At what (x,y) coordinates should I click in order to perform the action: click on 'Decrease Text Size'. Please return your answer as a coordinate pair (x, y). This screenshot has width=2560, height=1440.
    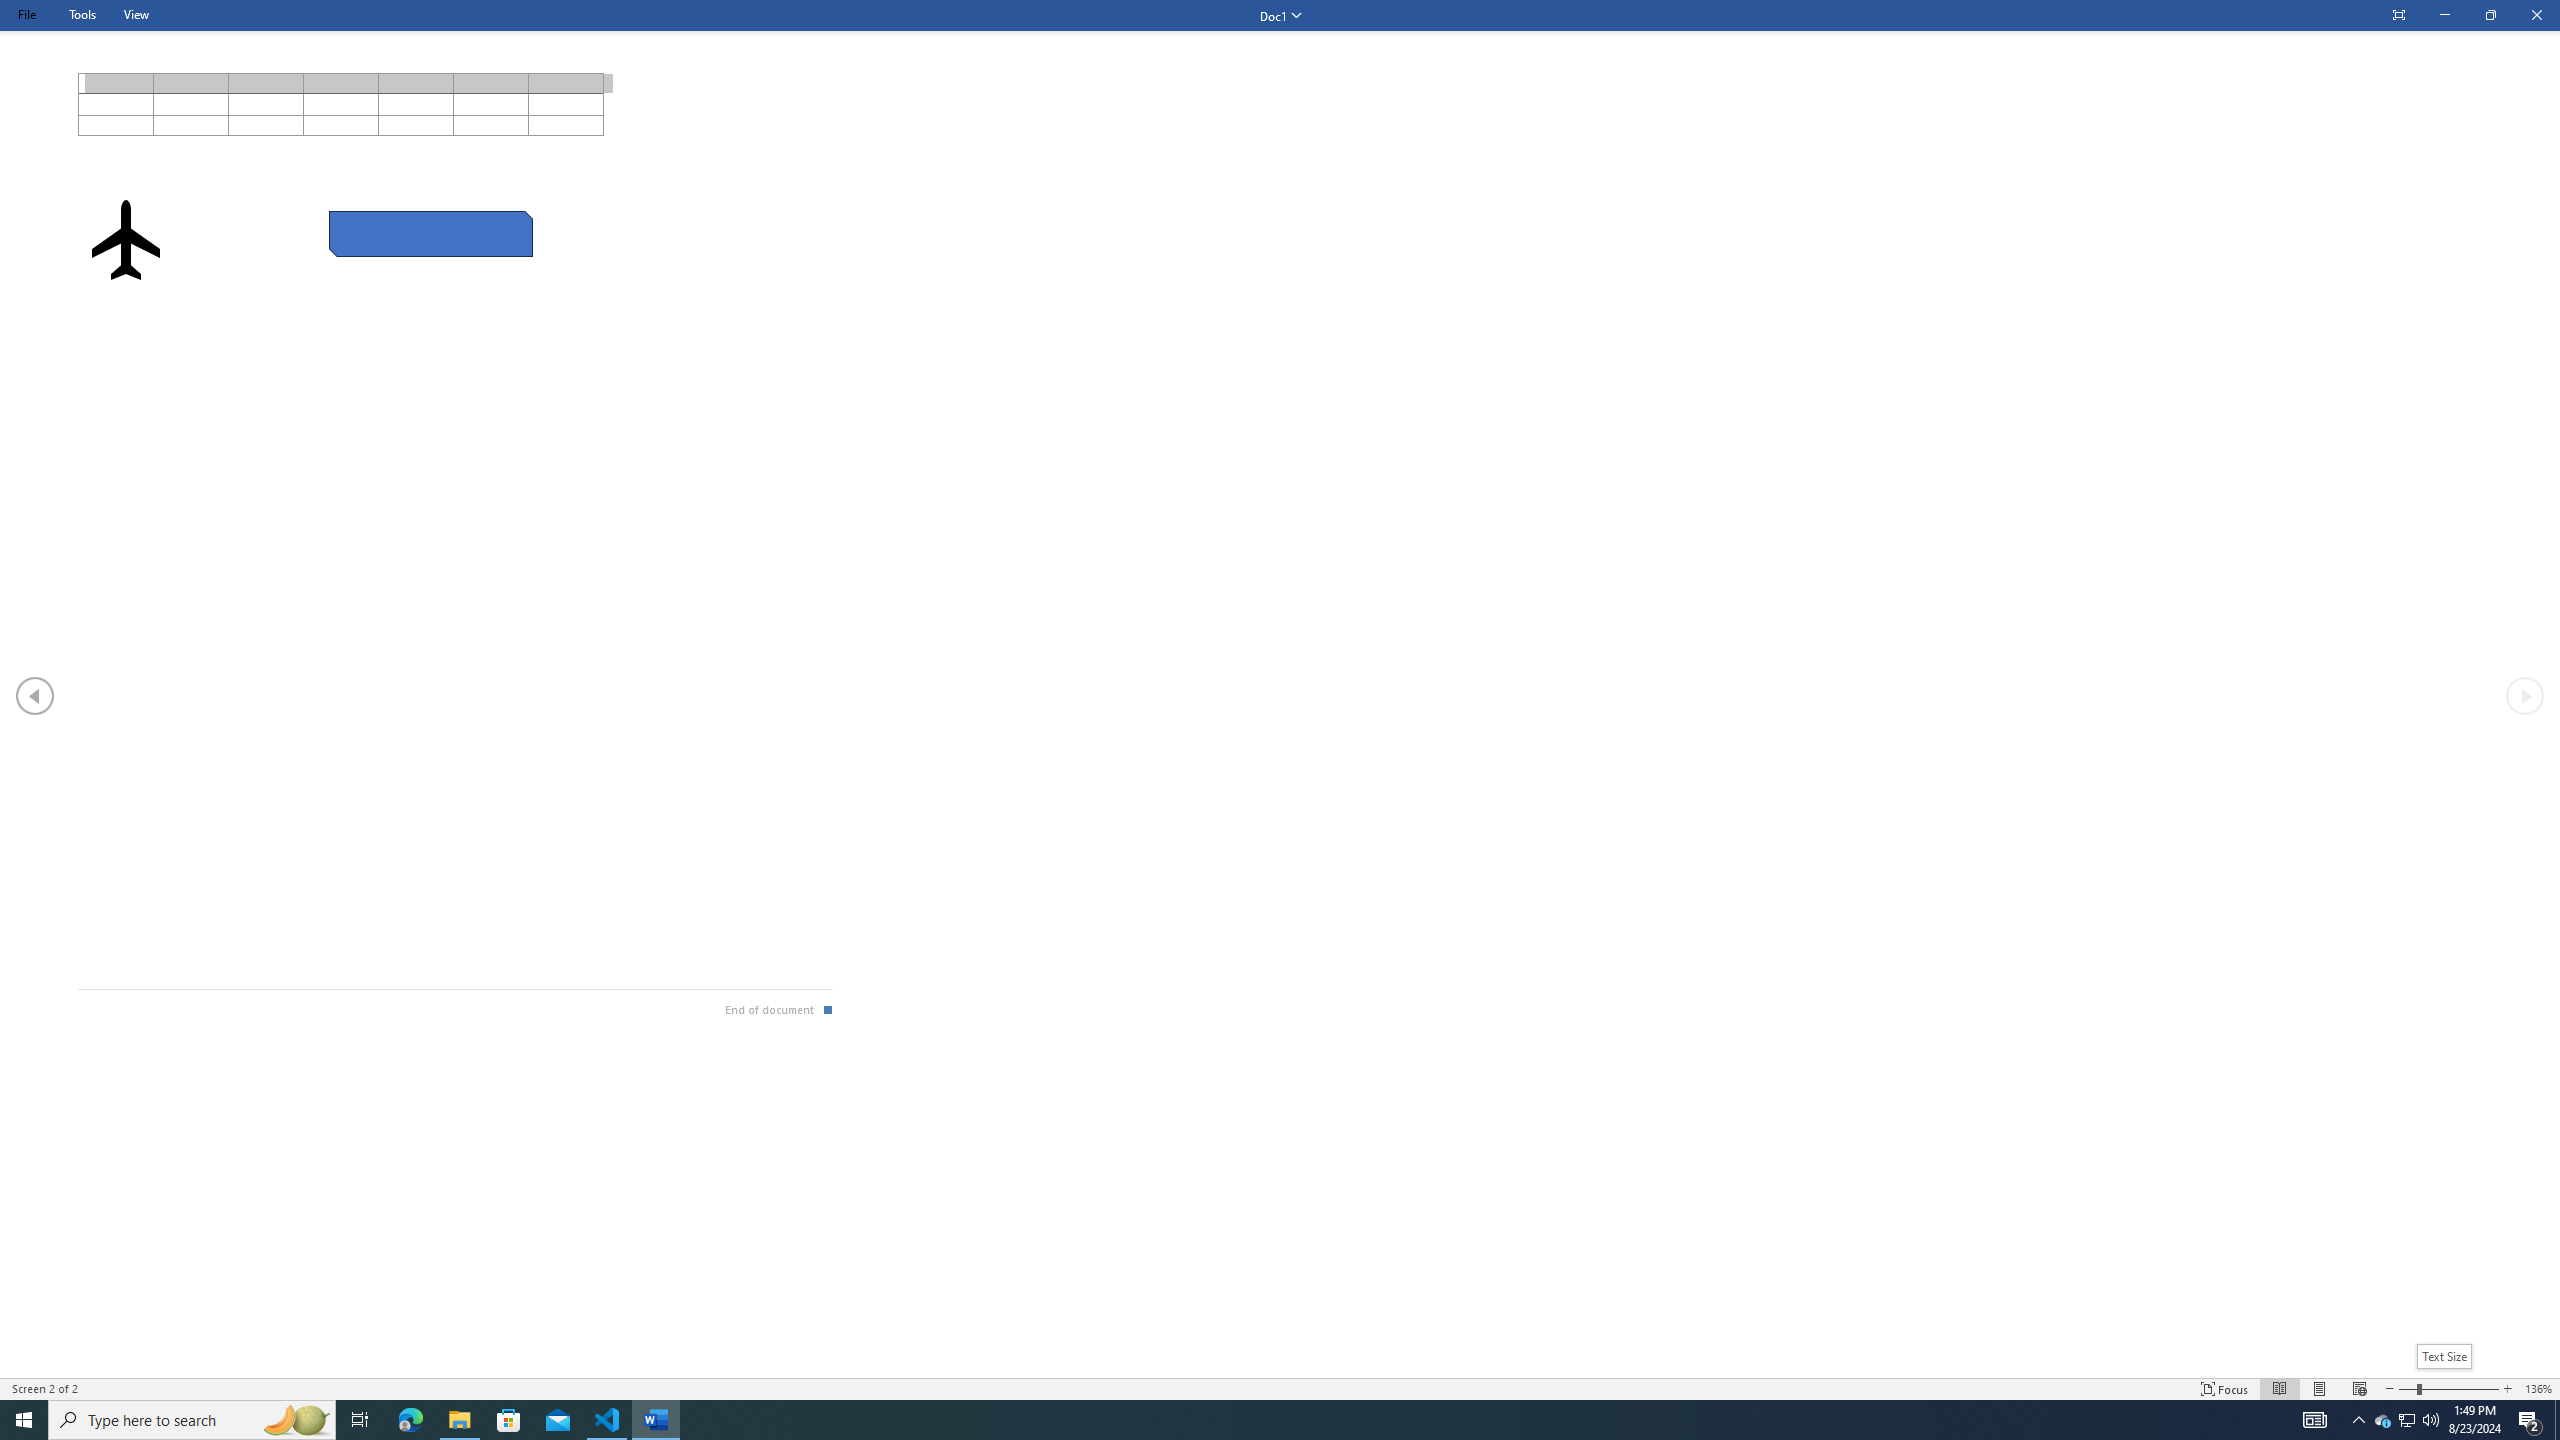
    Looking at the image, I should click on (2388, 1389).